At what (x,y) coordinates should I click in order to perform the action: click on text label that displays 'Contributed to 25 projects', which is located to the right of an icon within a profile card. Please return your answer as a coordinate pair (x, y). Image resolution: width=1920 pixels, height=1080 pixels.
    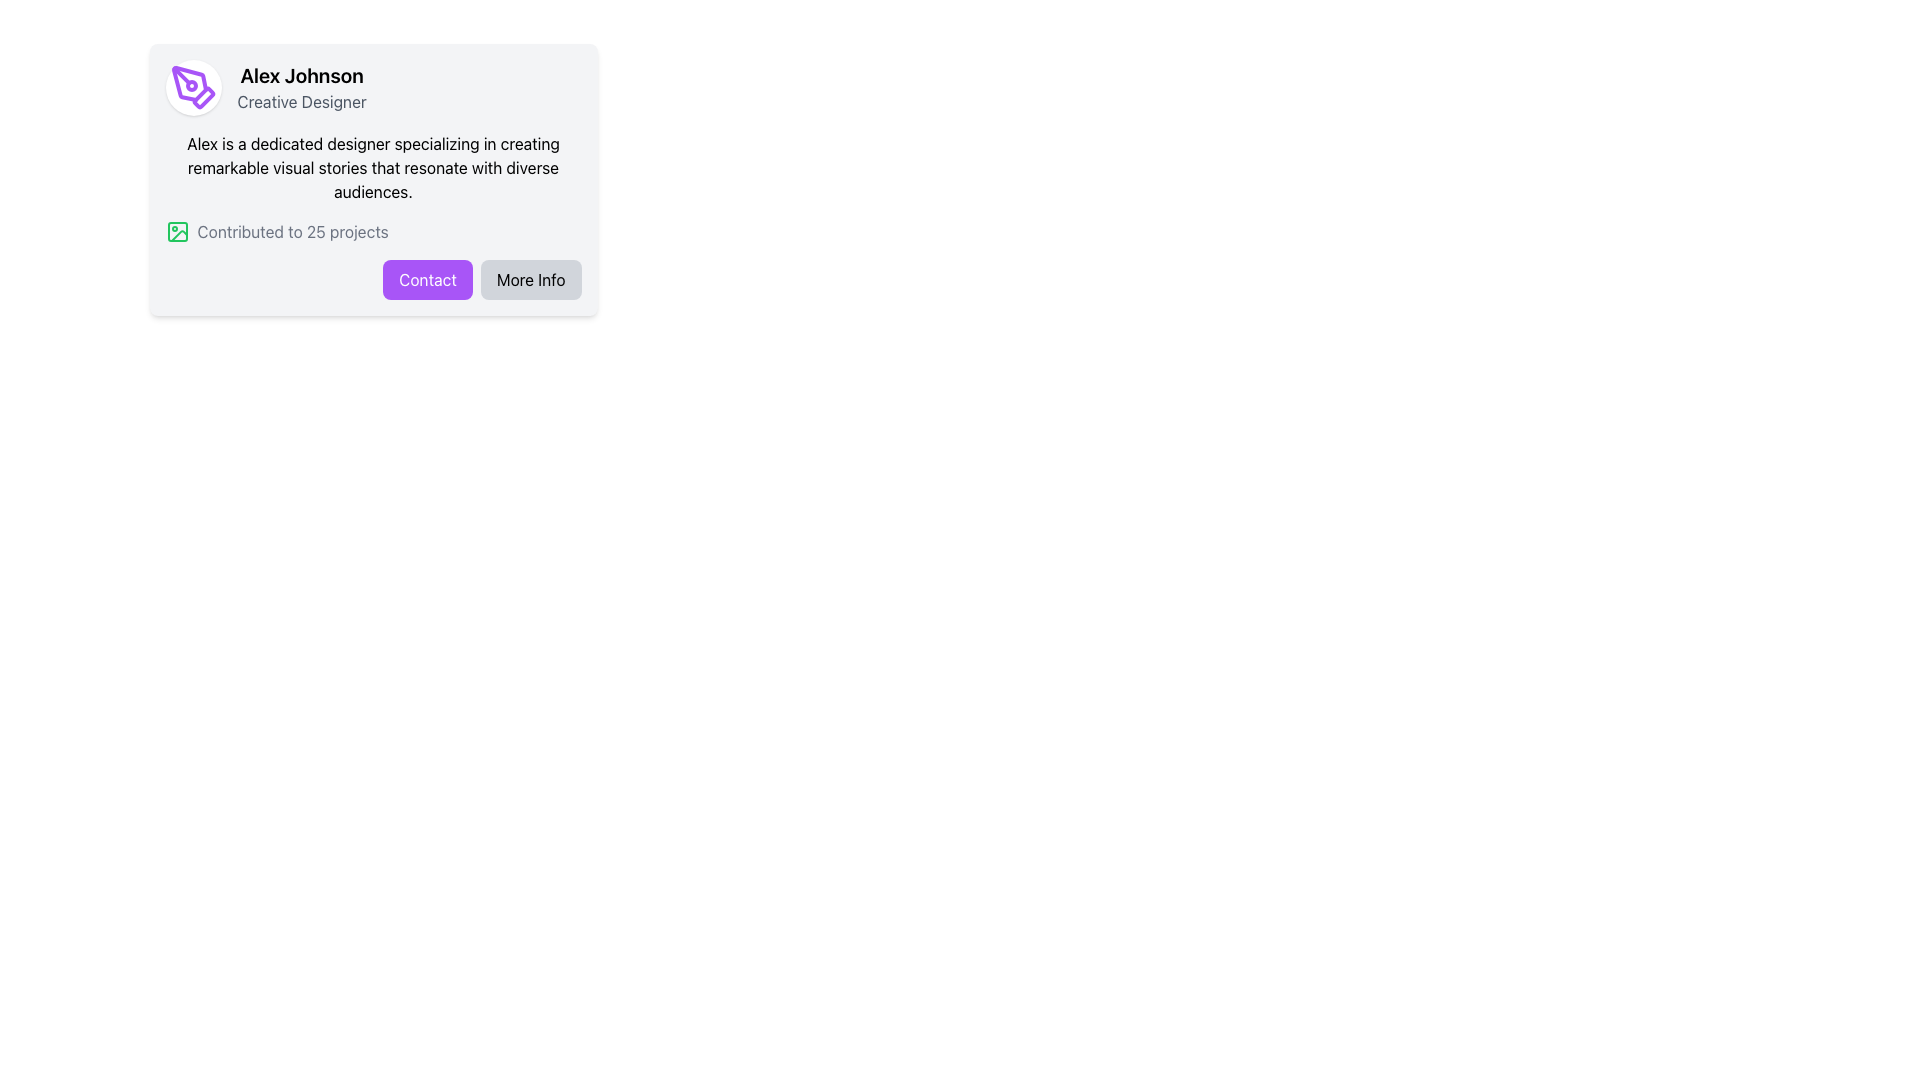
    Looking at the image, I should click on (292, 230).